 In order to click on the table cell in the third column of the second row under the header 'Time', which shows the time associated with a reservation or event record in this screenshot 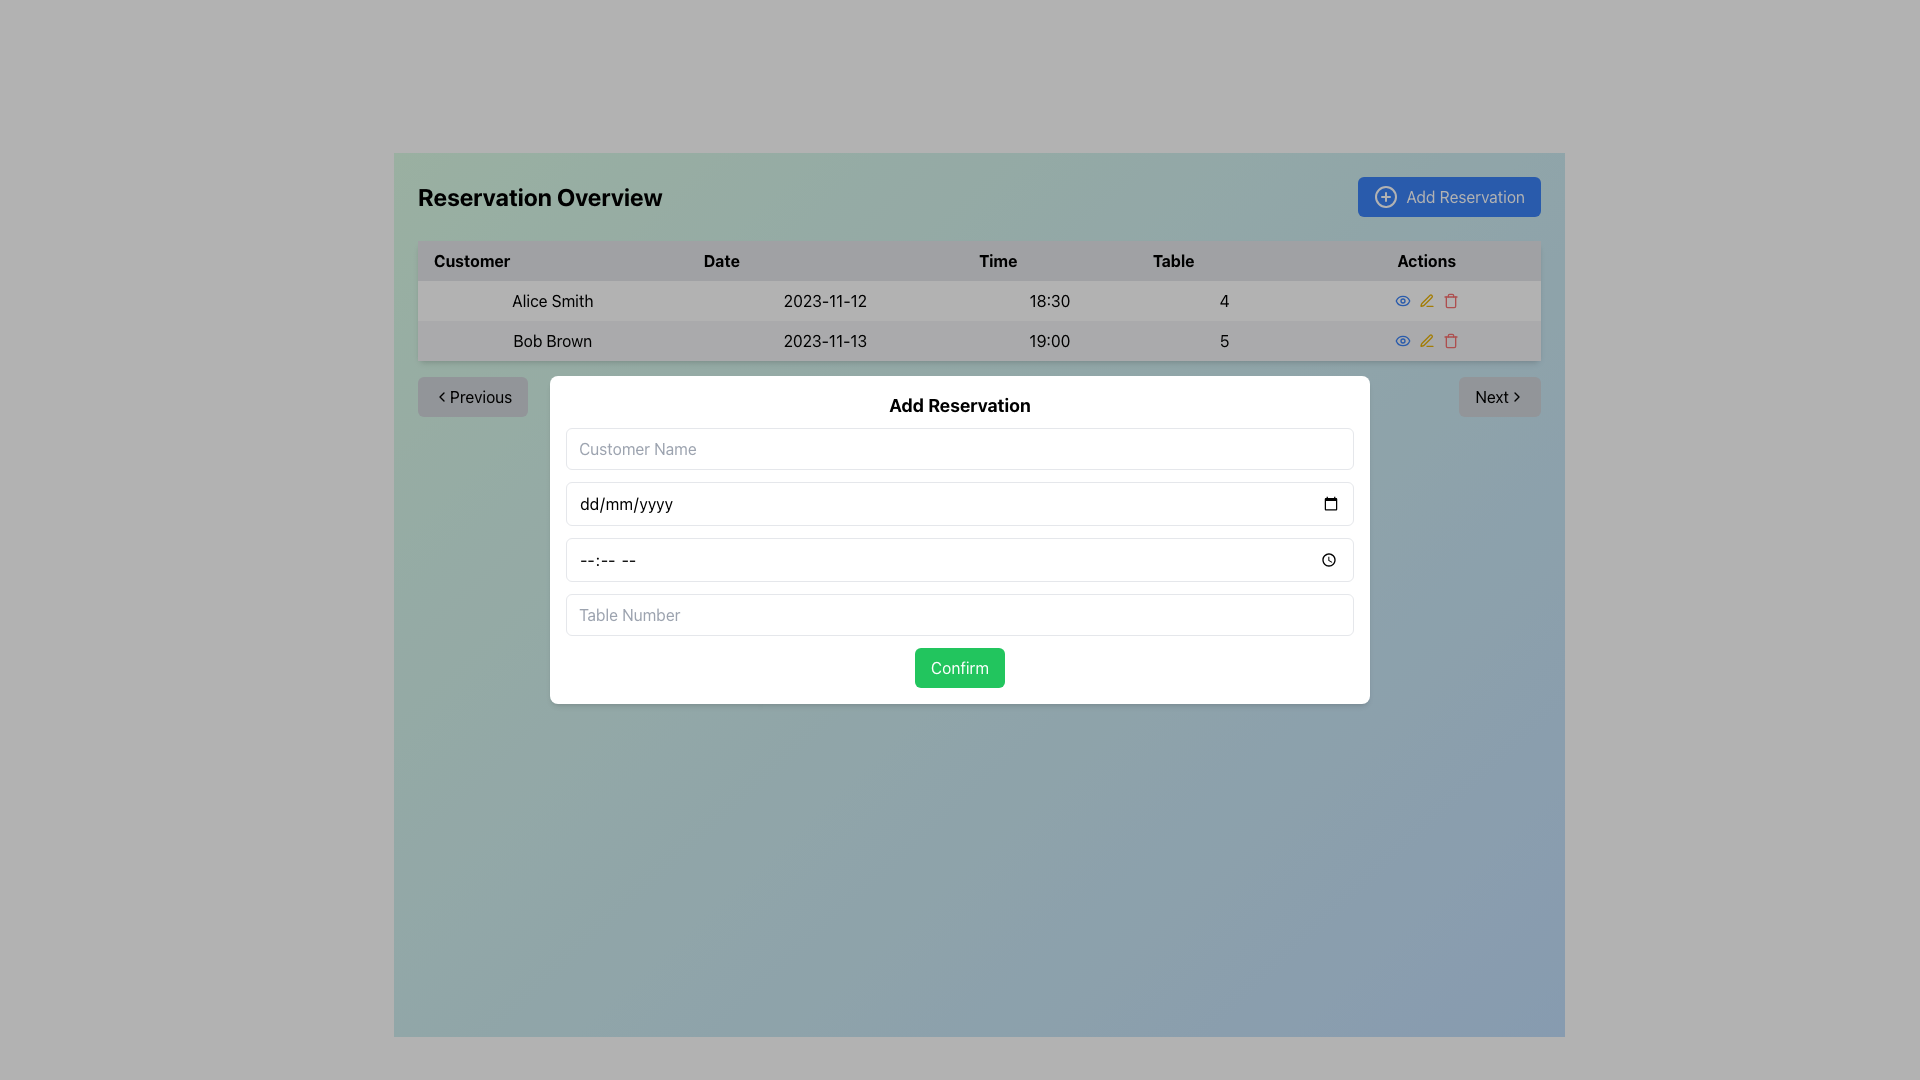, I will do `click(1049, 339)`.